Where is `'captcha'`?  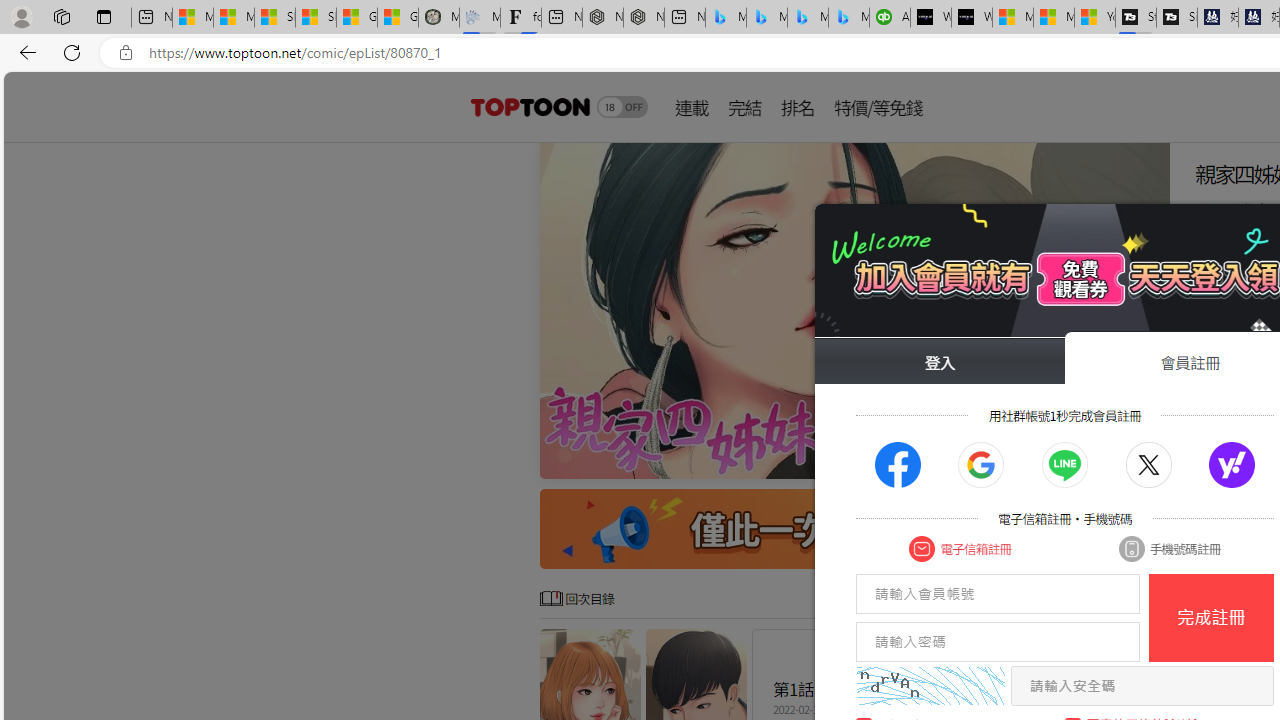
'captcha' is located at coordinates (929, 685).